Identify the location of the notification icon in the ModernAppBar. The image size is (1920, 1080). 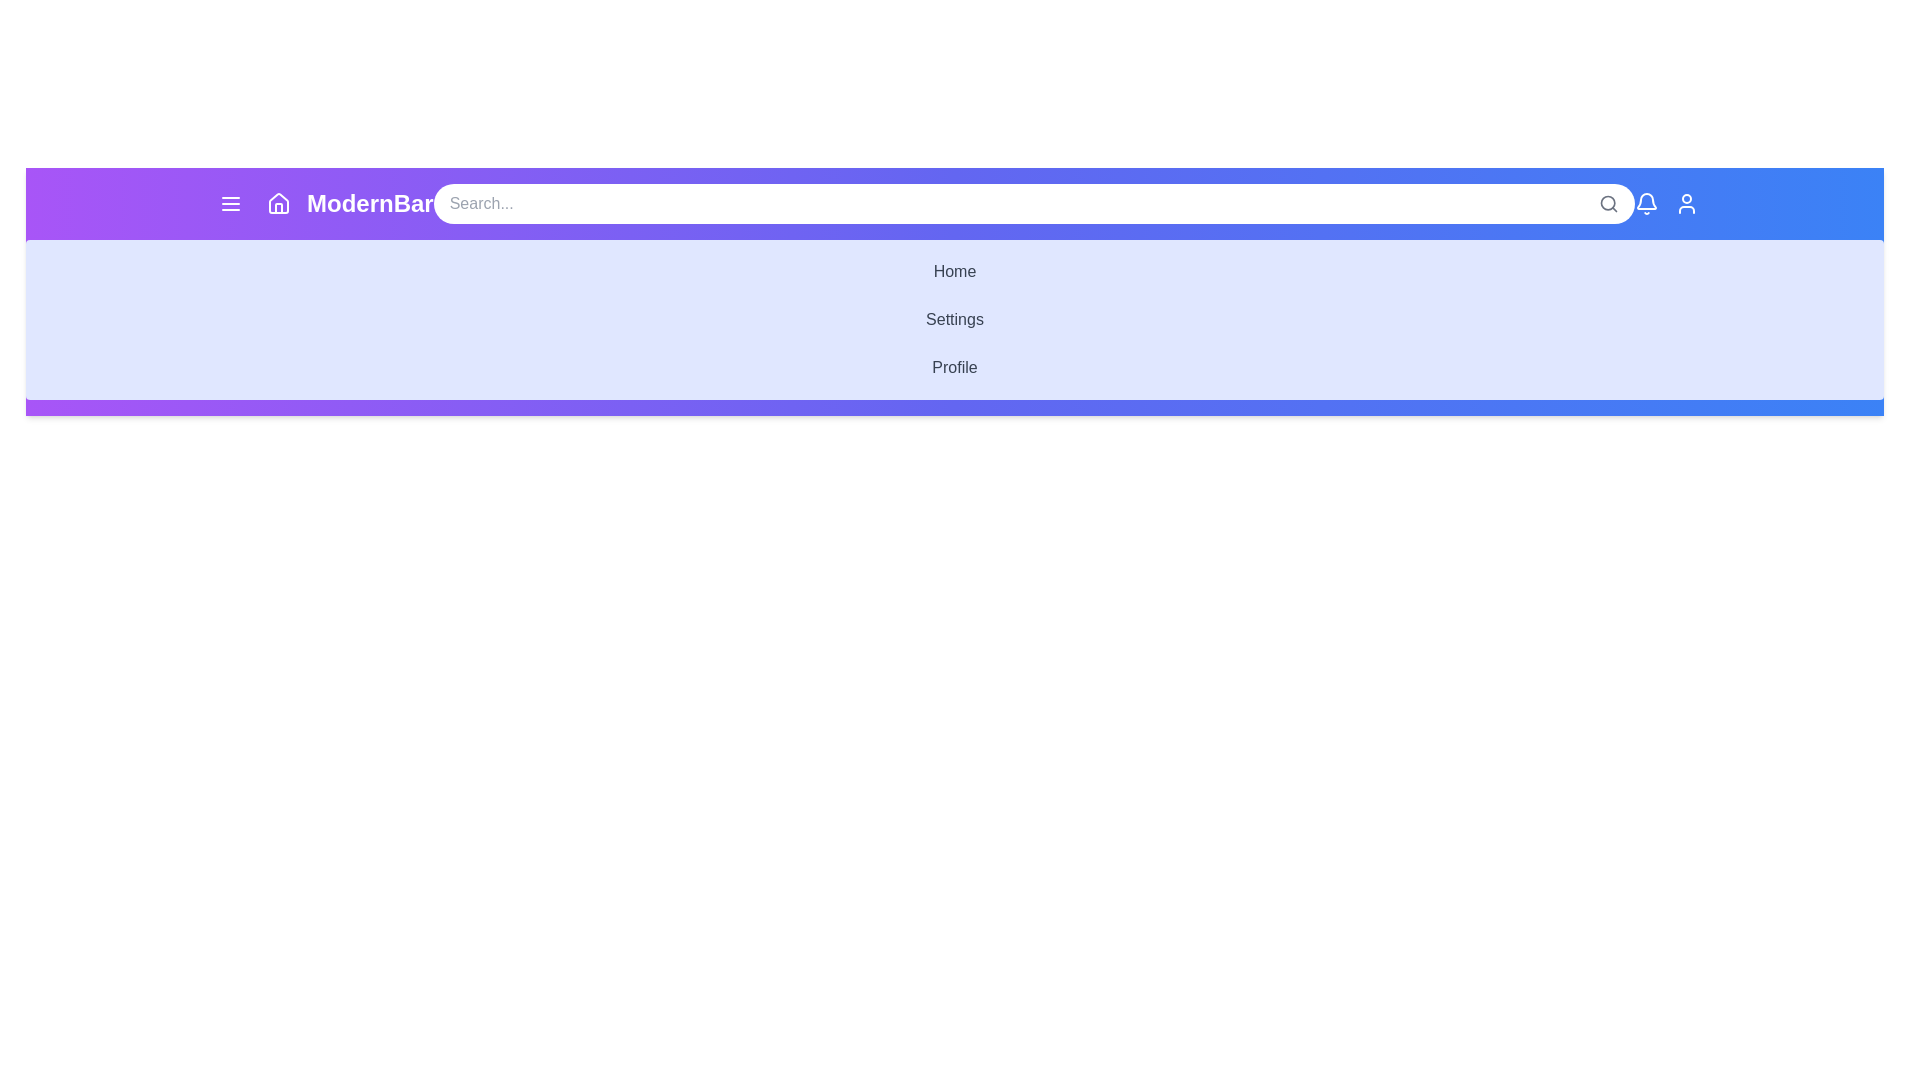
(1646, 204).